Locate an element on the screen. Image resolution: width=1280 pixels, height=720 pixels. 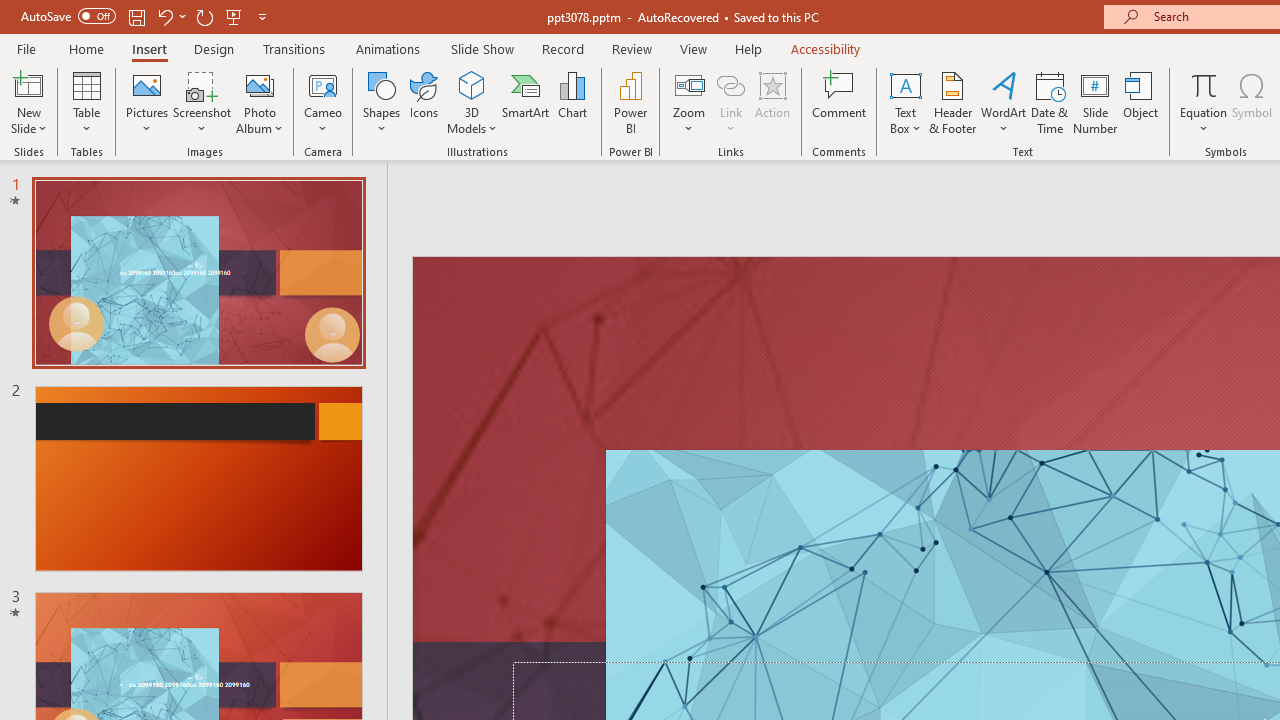
'View' is located at coordinates (693, 48).